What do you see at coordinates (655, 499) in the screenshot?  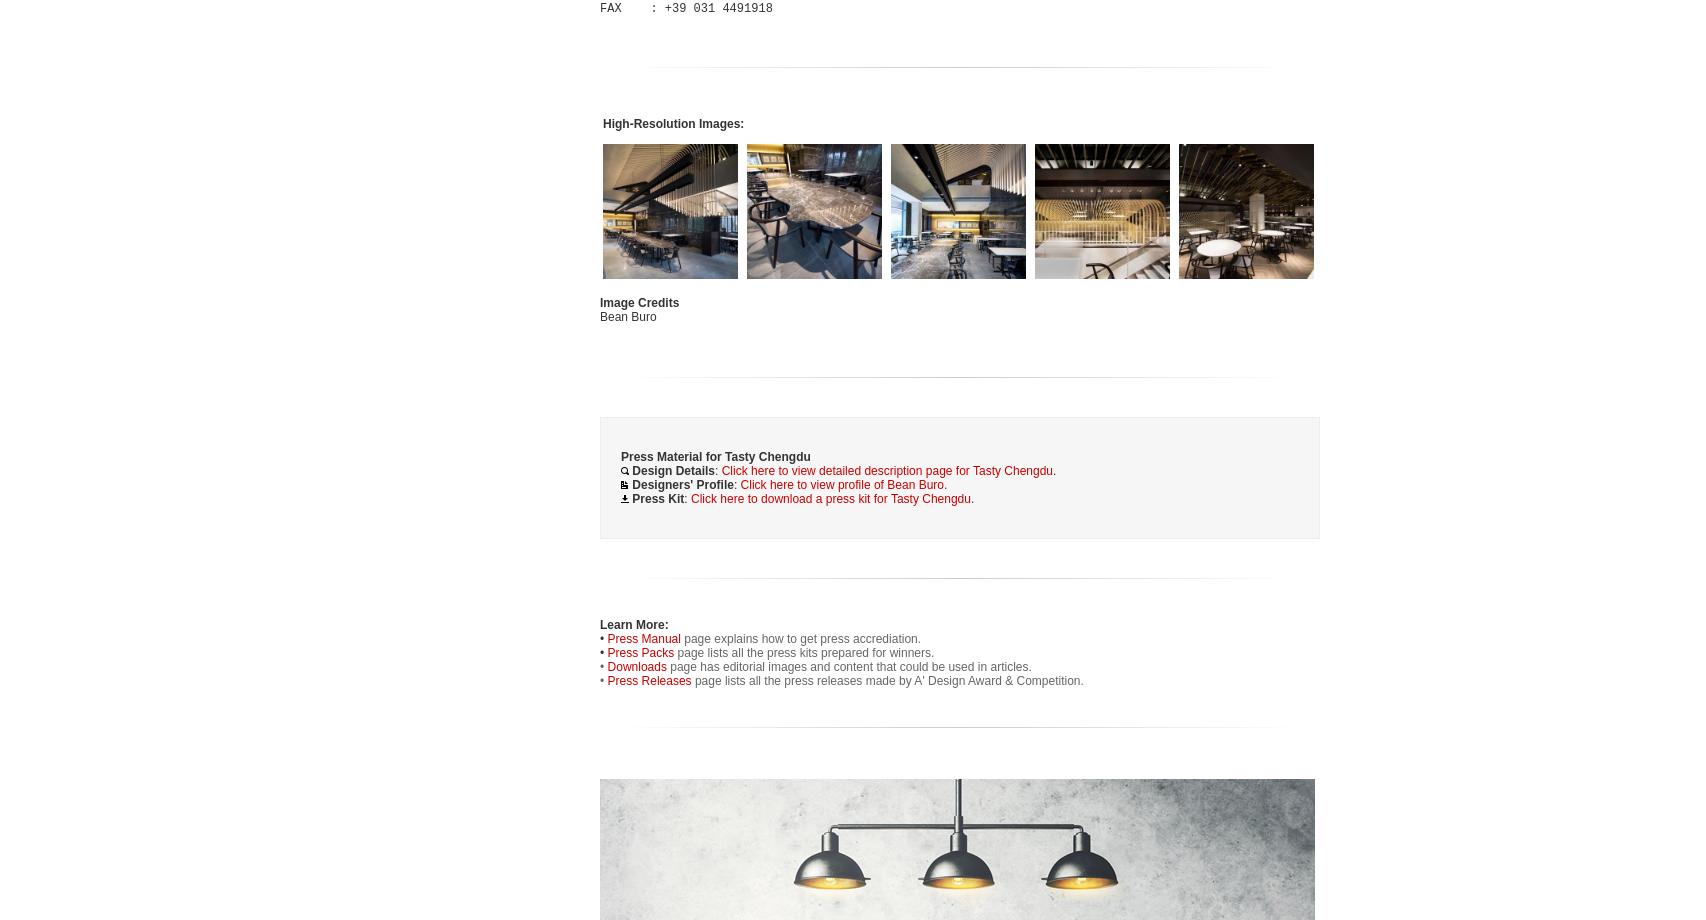 I see `'Press Kit'` at bounding box center [655, 499].